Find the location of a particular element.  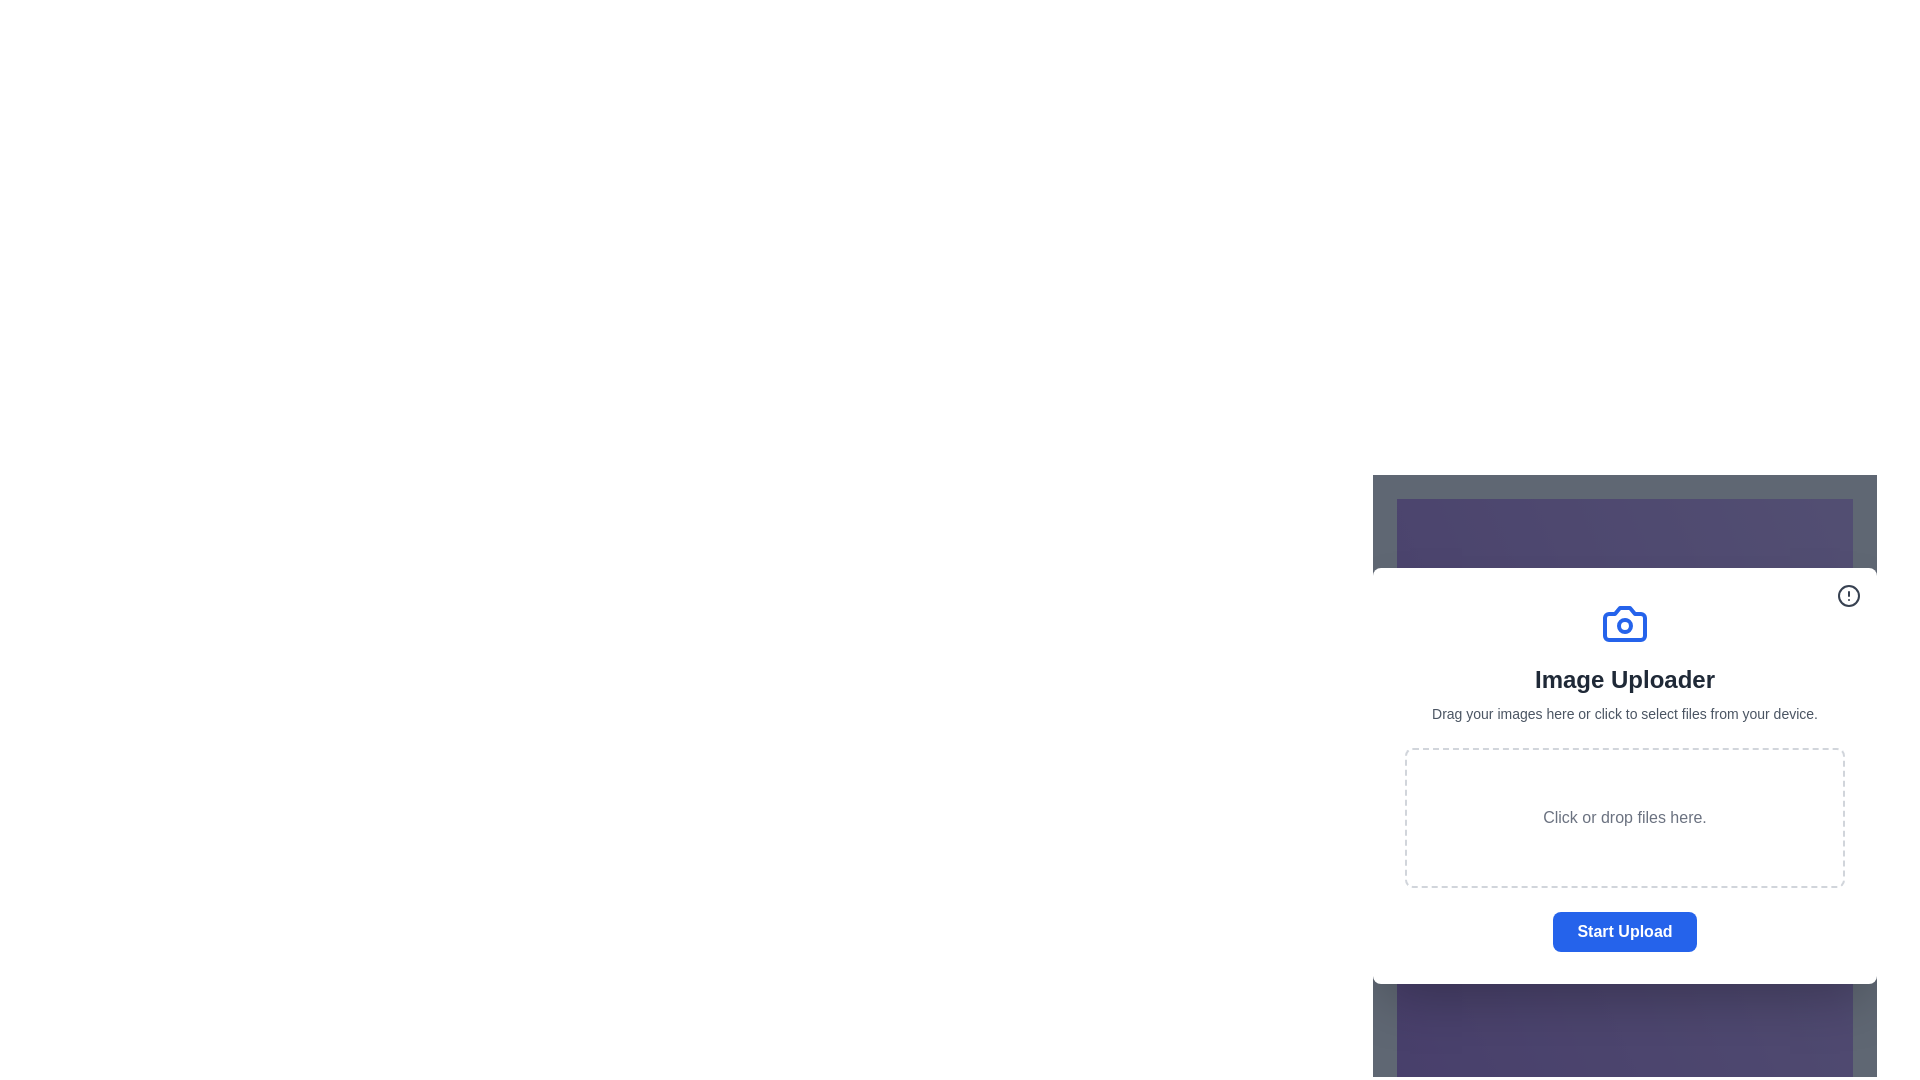

the close icon button located at the top-right corner of the 'Image Uploader' modal is located at coordinates (1847, 595).